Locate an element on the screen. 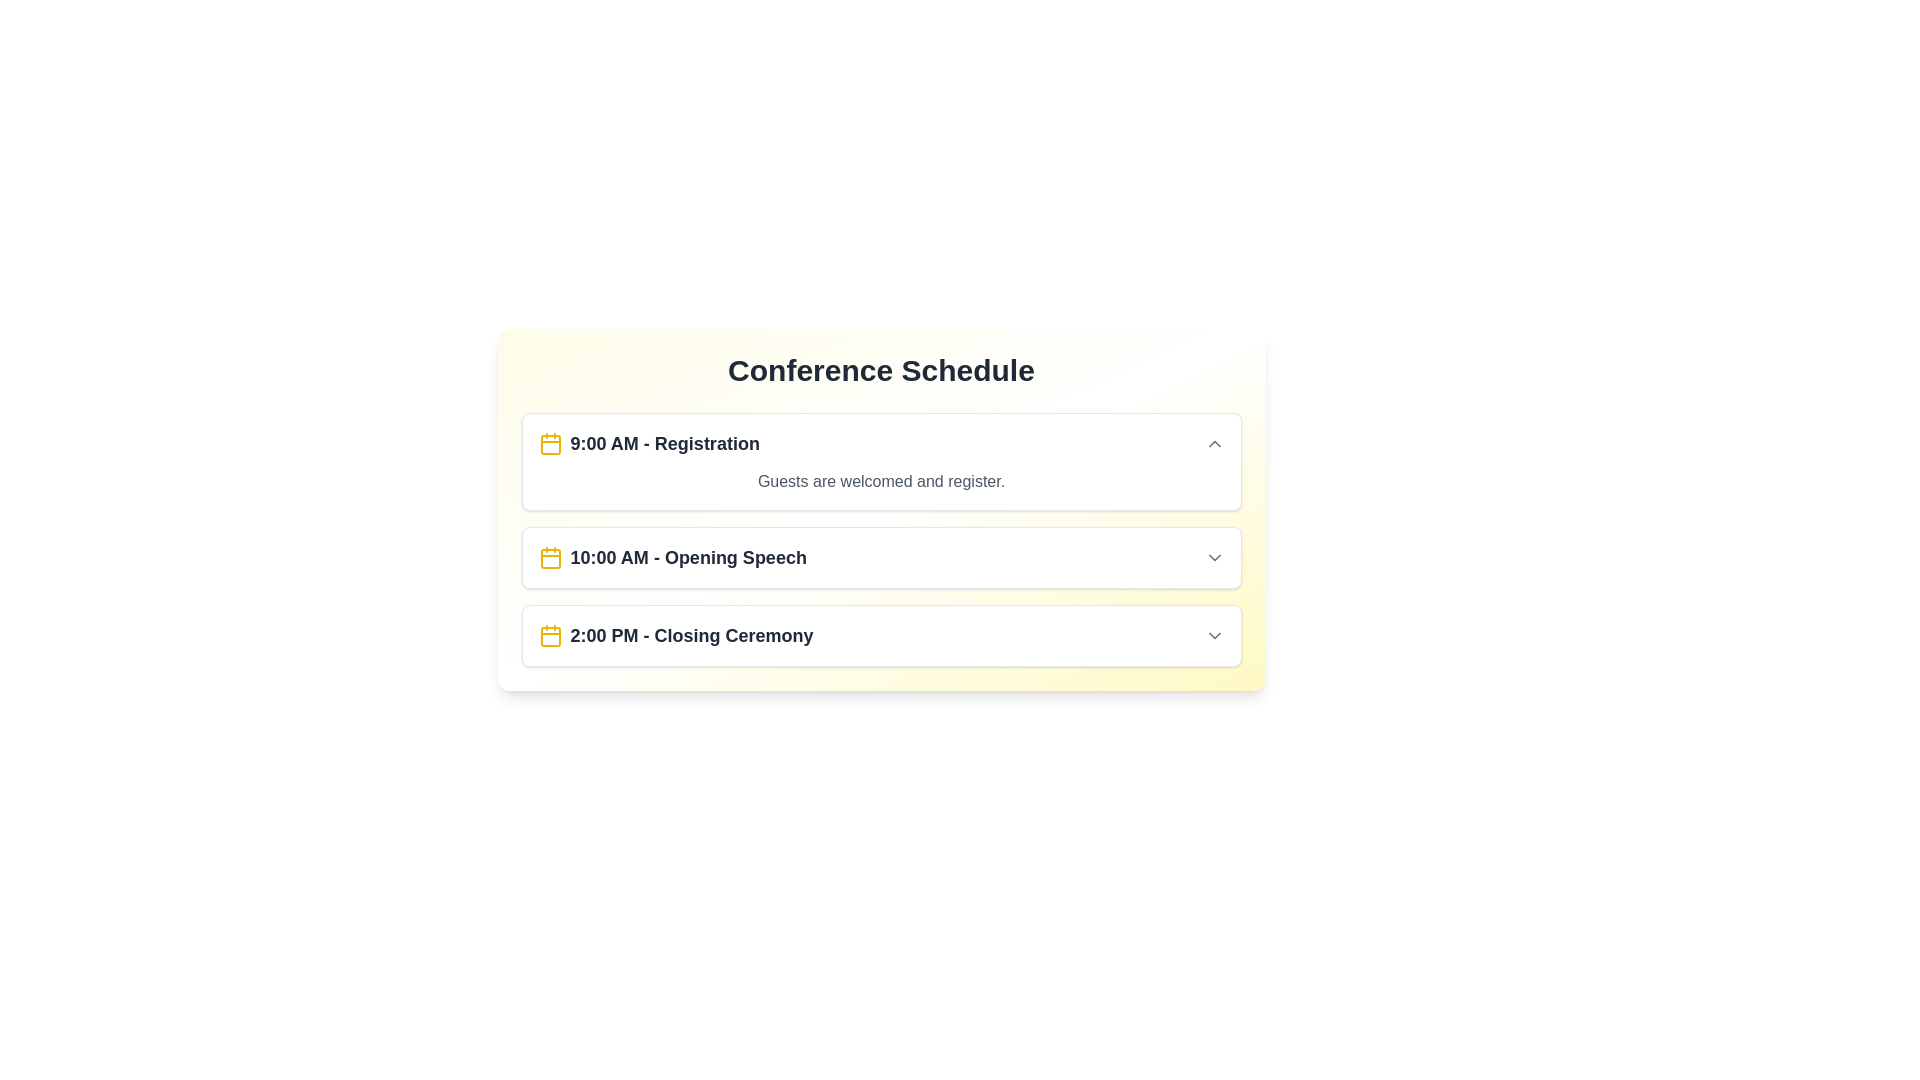 The image size is (1920, 1080). event details of the second list item titled '10:00 AM - Opening Speech' in the 'Conference Schedule' is located at coordinates (880, 540).